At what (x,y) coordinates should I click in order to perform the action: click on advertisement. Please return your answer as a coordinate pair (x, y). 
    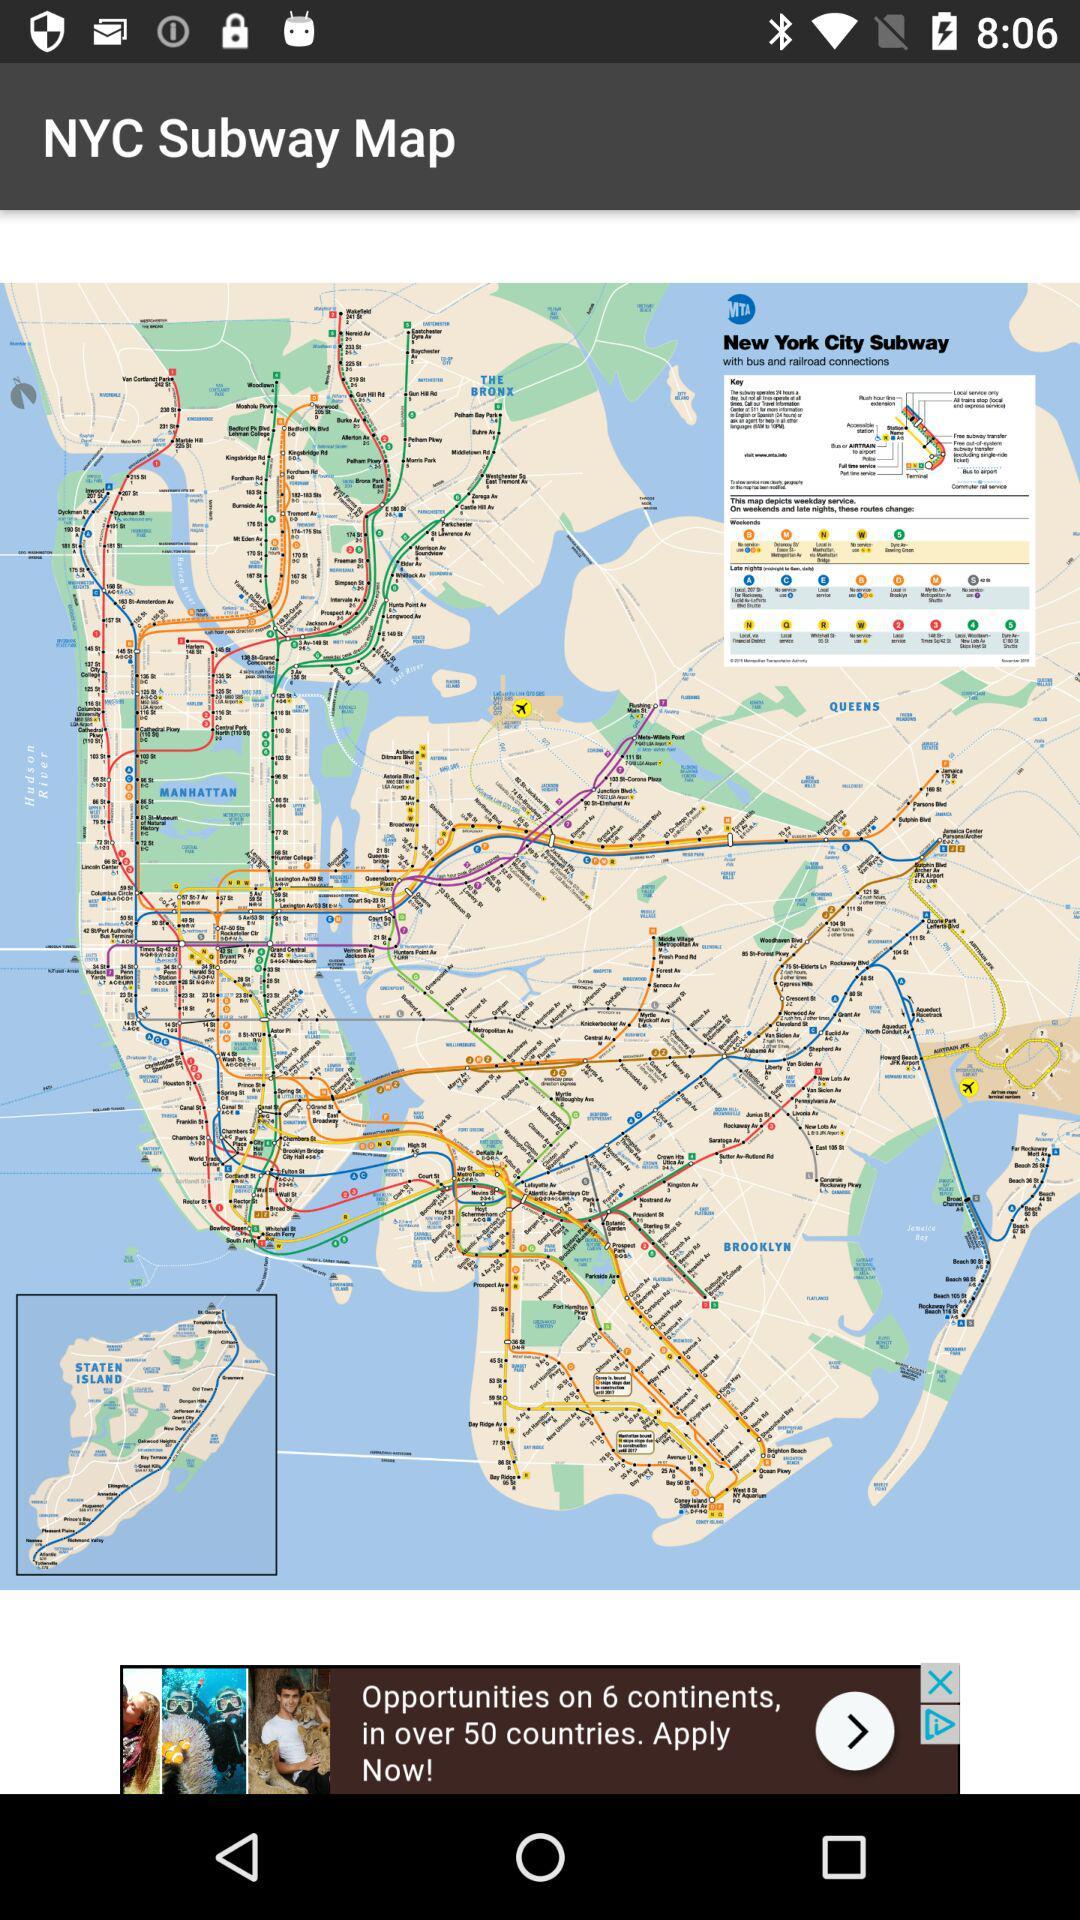
    Looking at the image, I should click on (540, 1727).